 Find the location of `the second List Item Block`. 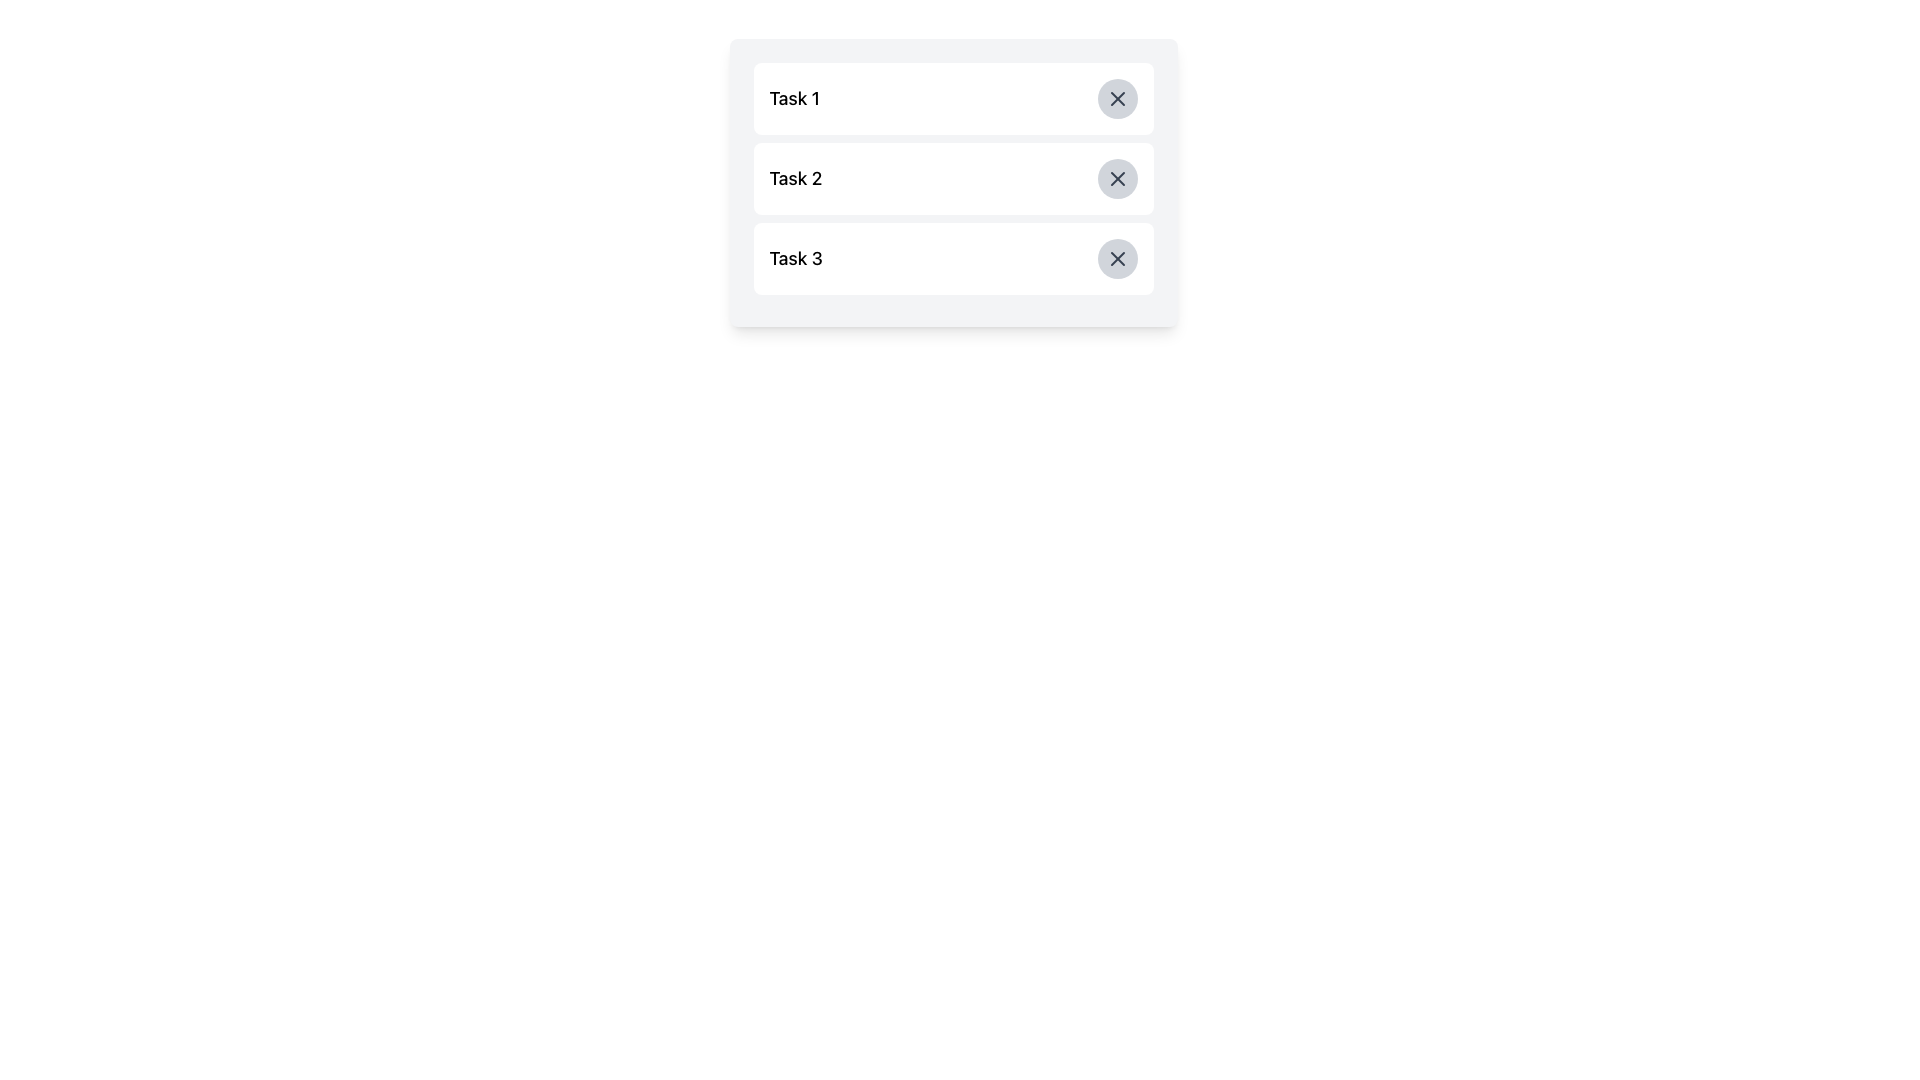

the second List Item Block is located at coordinates (952, 177).